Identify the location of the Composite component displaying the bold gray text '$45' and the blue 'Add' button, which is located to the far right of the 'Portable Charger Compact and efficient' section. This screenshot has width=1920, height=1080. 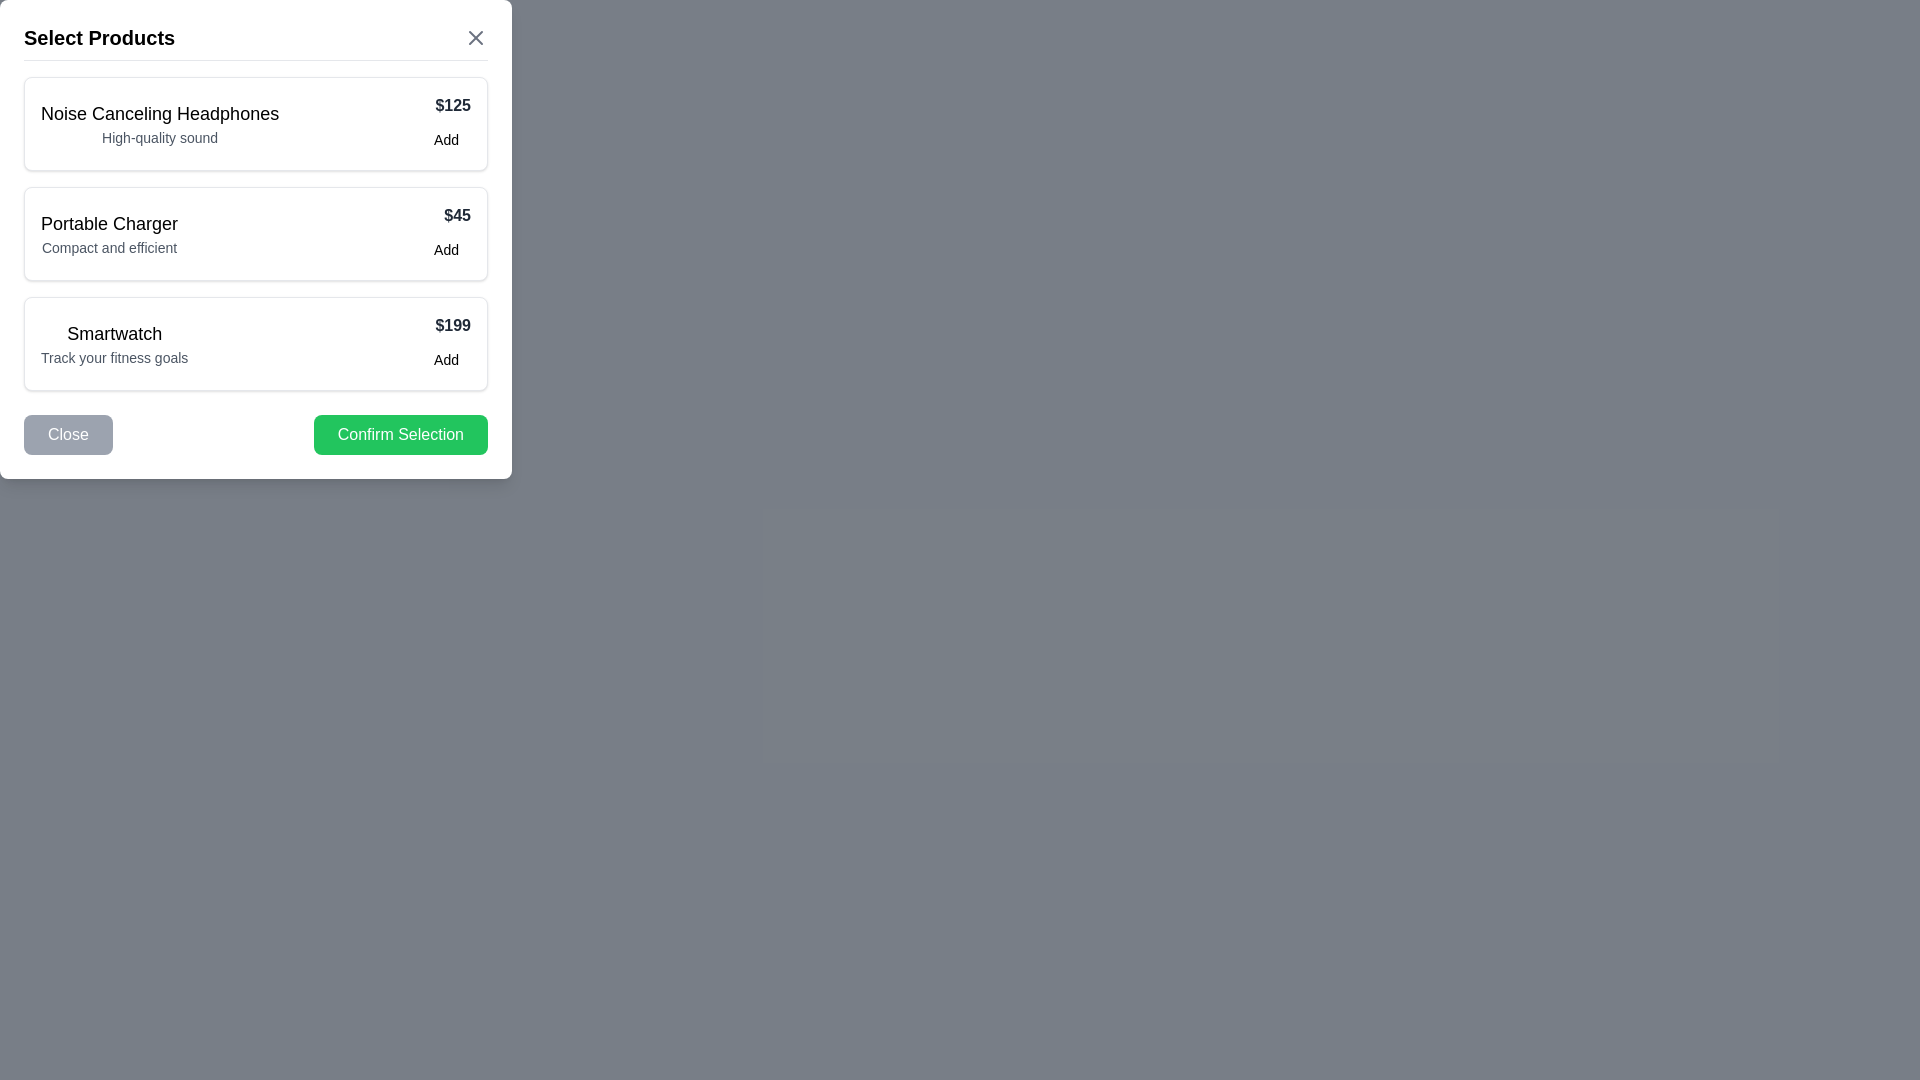
(445, 233).